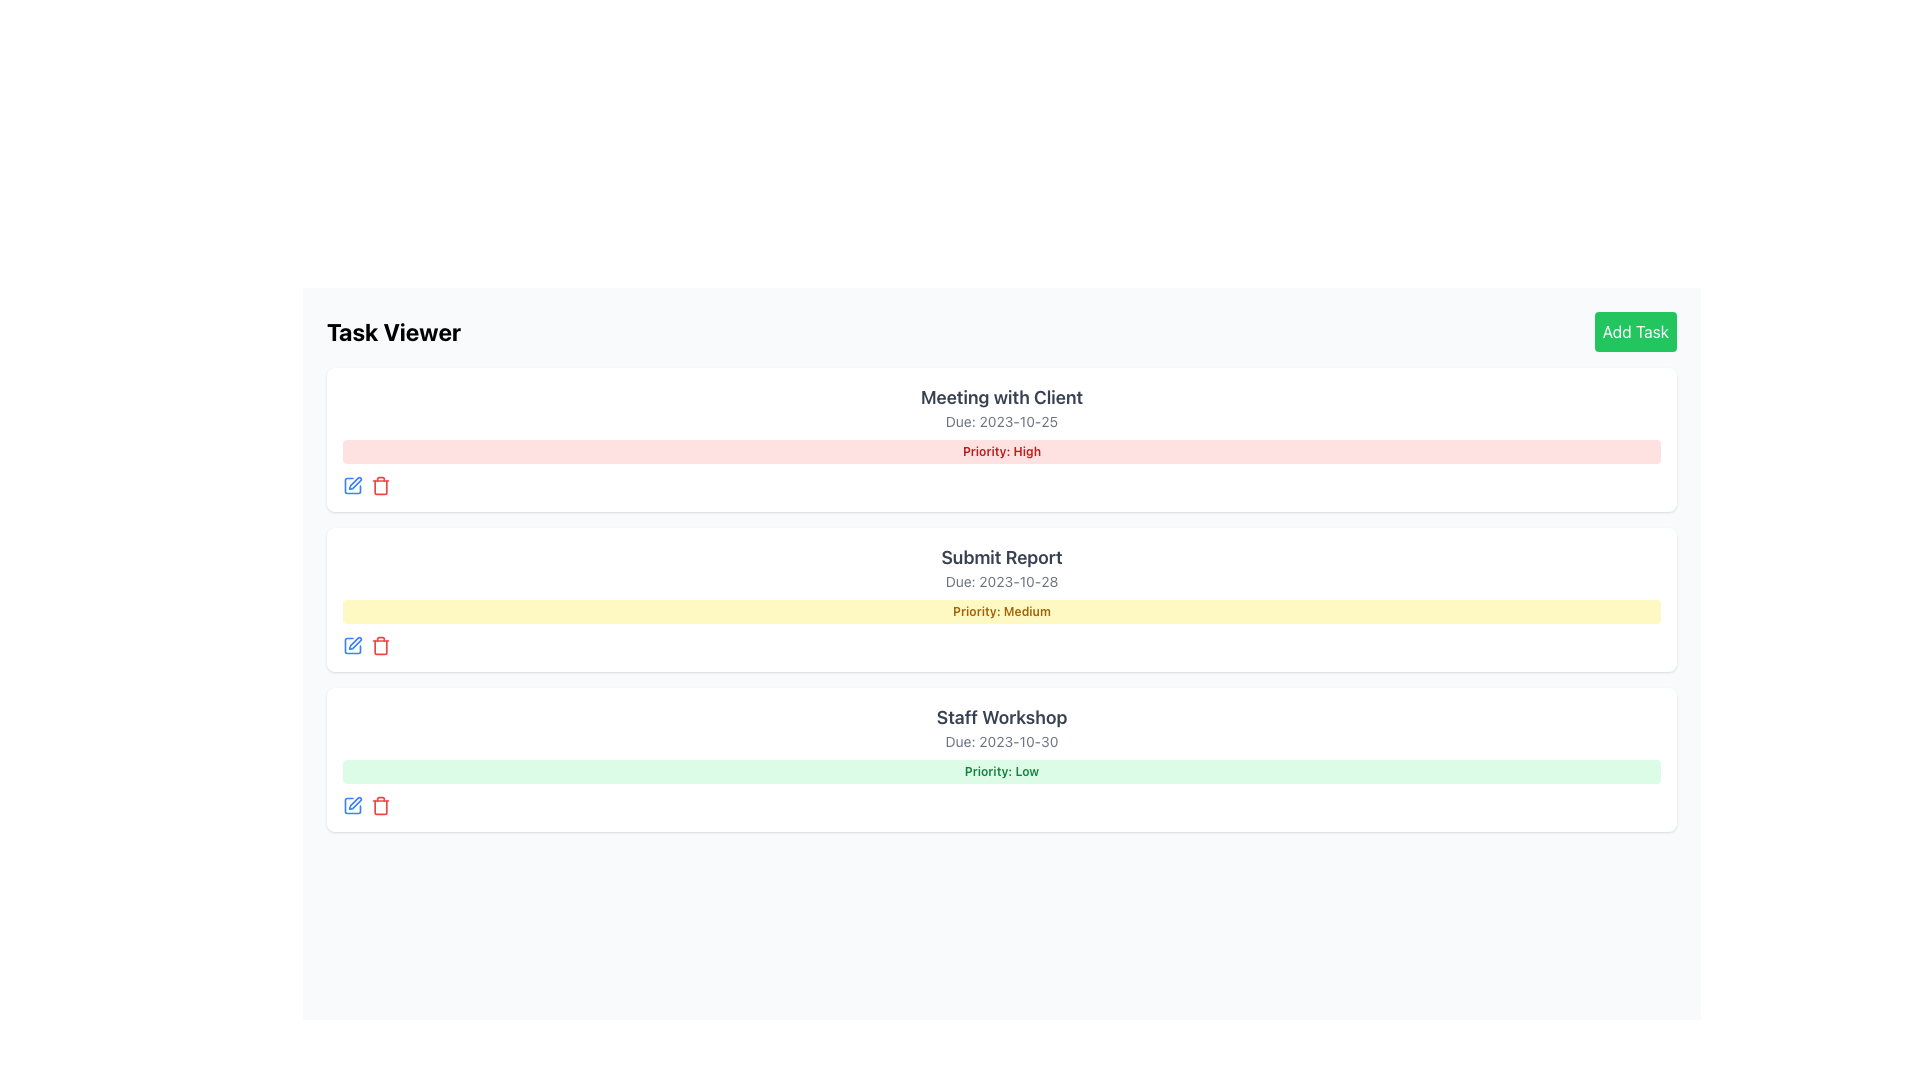  Describe the element at coordinates (353, 645) in the screenshot. I see `the leftmost edit button in the horizontal row of controls beneath the 'Submit Report' task item to modify the associated task` at that location.